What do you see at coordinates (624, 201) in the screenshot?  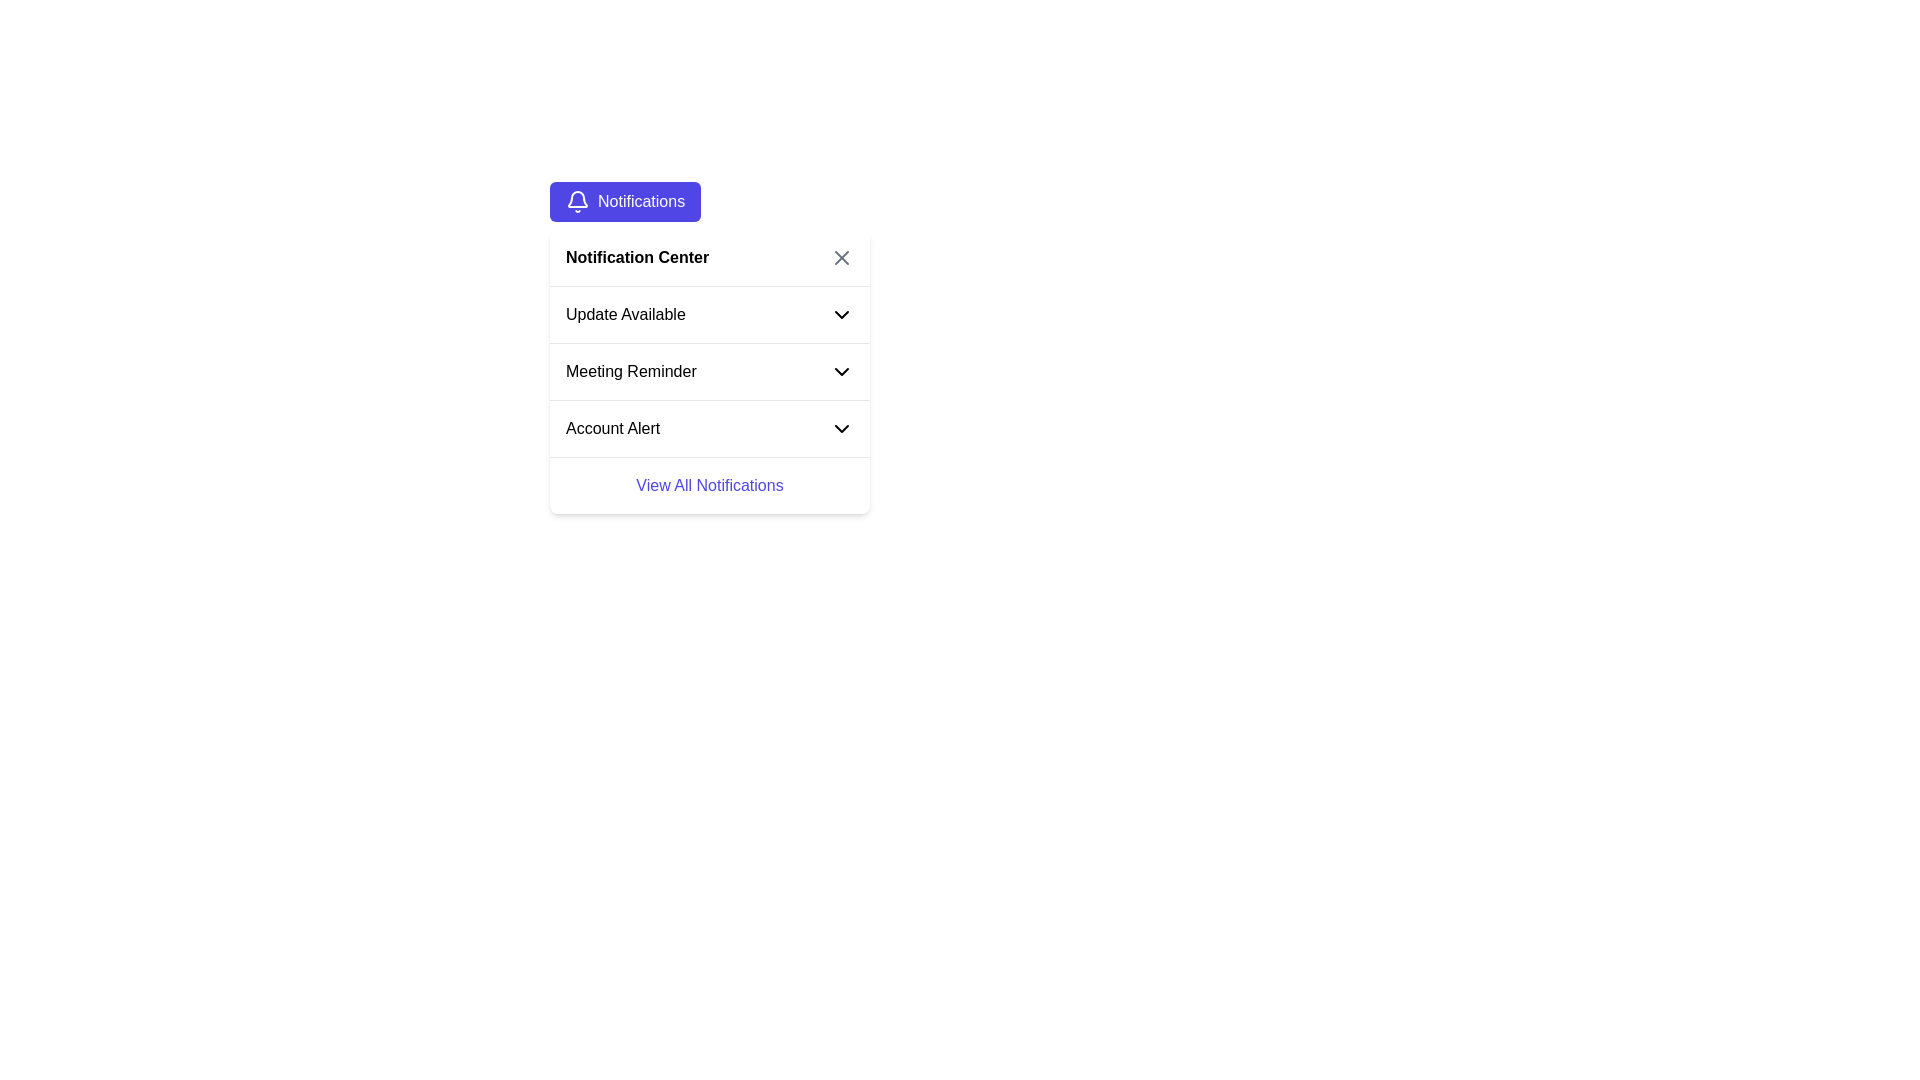 I see `the blue button labeled 'Notifications' with a bell icon to trigger a visual response` at bounding box center [624, 201].